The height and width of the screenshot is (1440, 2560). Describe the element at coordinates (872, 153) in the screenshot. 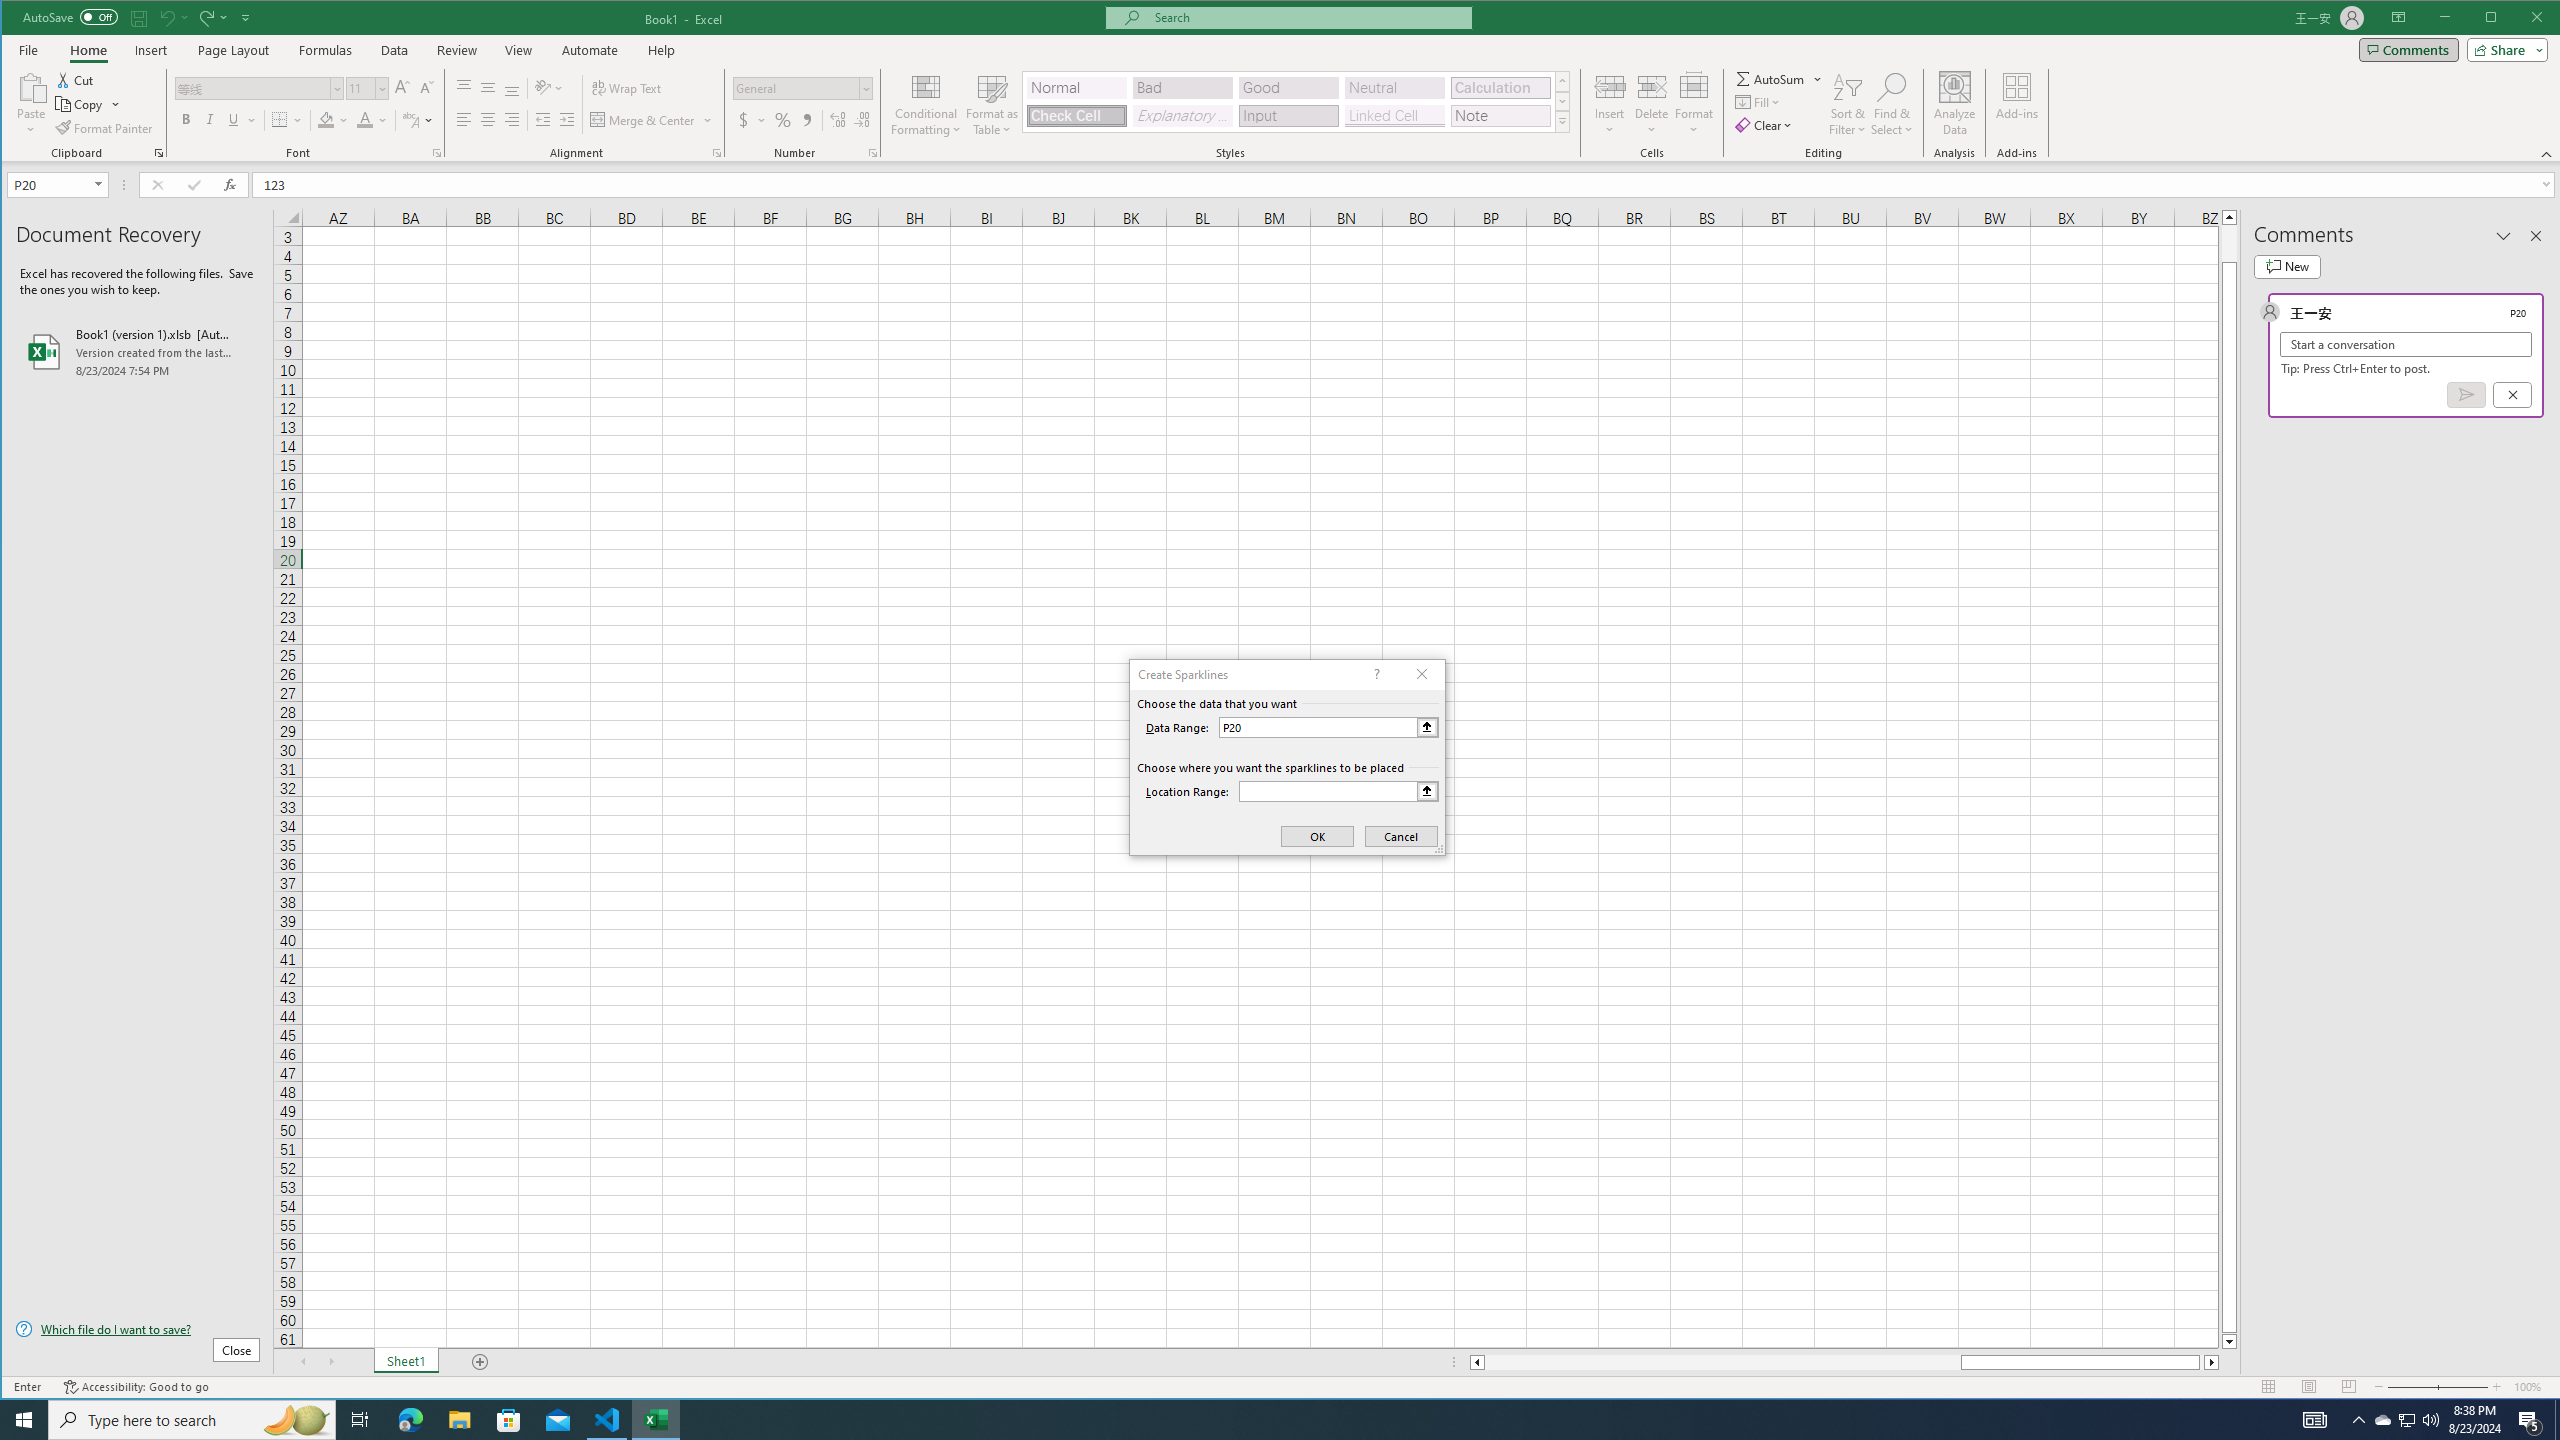

I see `'Format Cell Number'` at that location.